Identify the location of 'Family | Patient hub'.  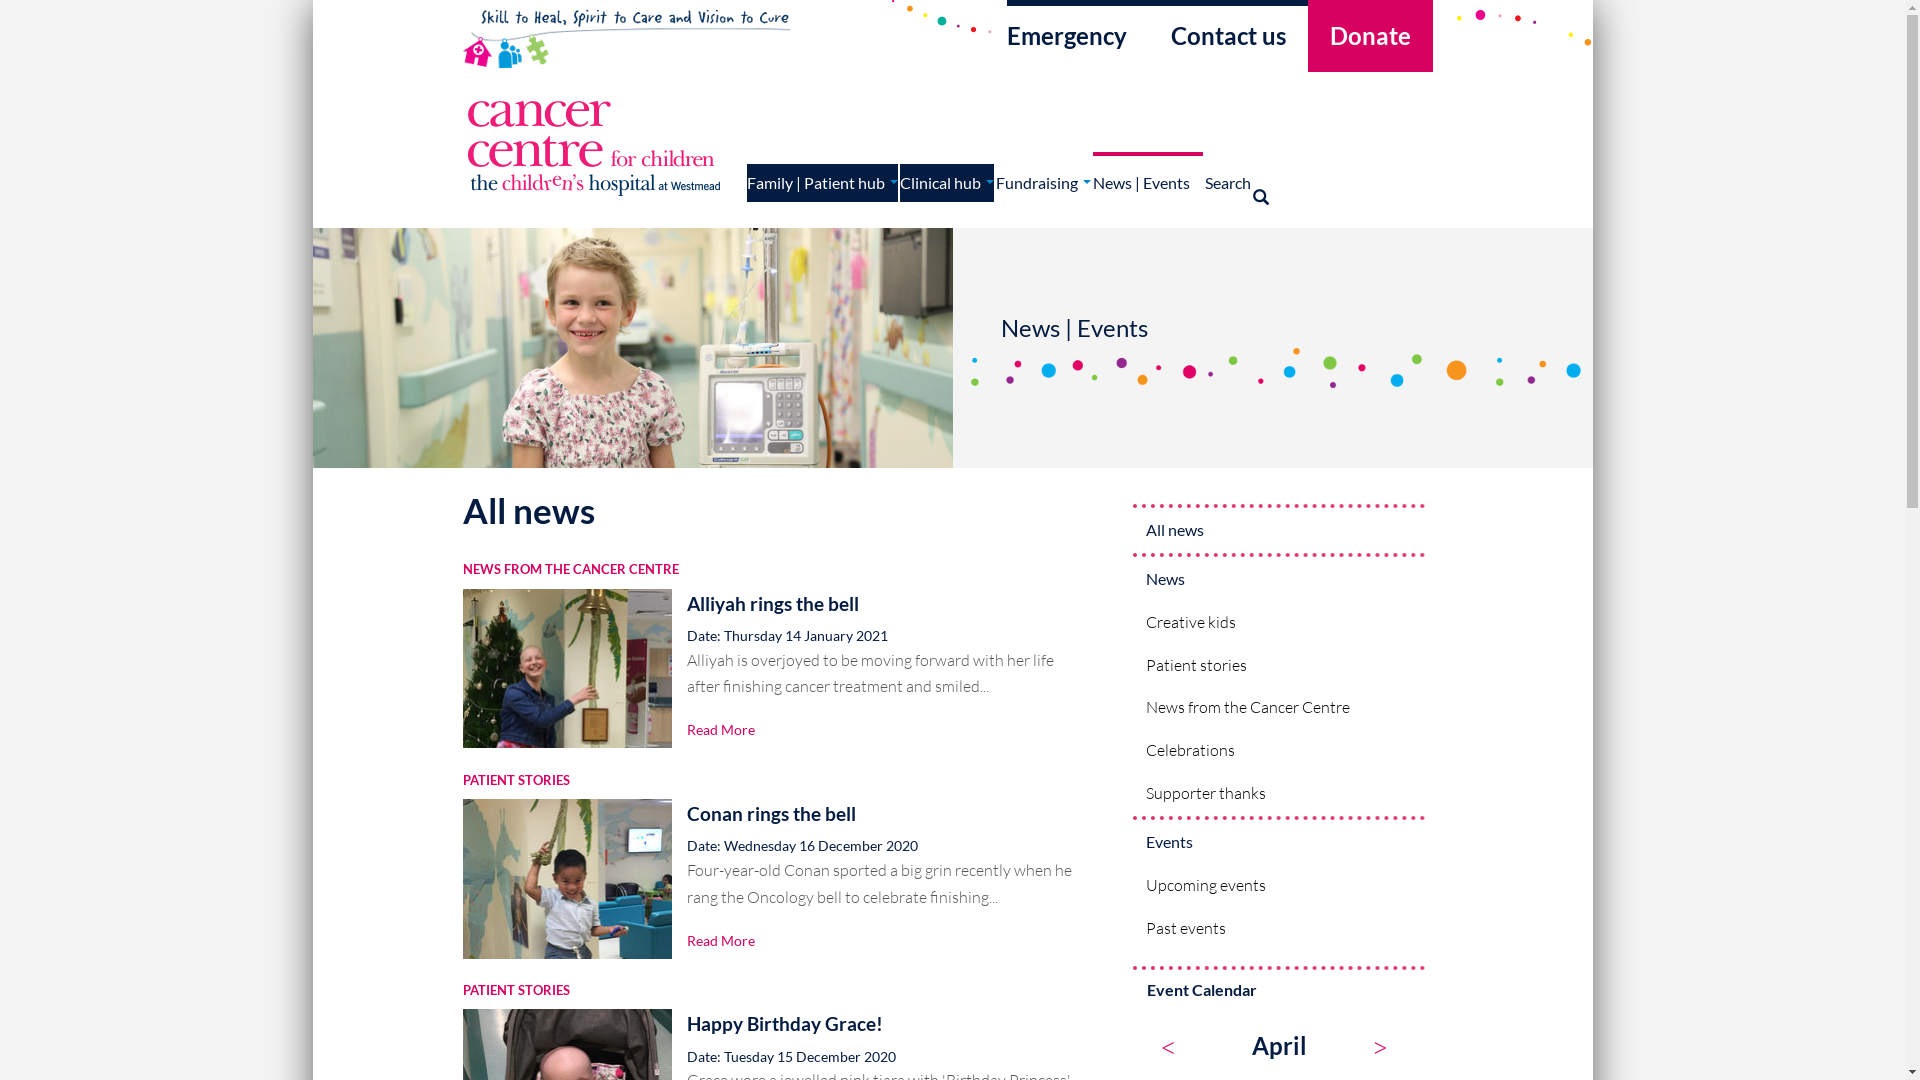
(822, 182).